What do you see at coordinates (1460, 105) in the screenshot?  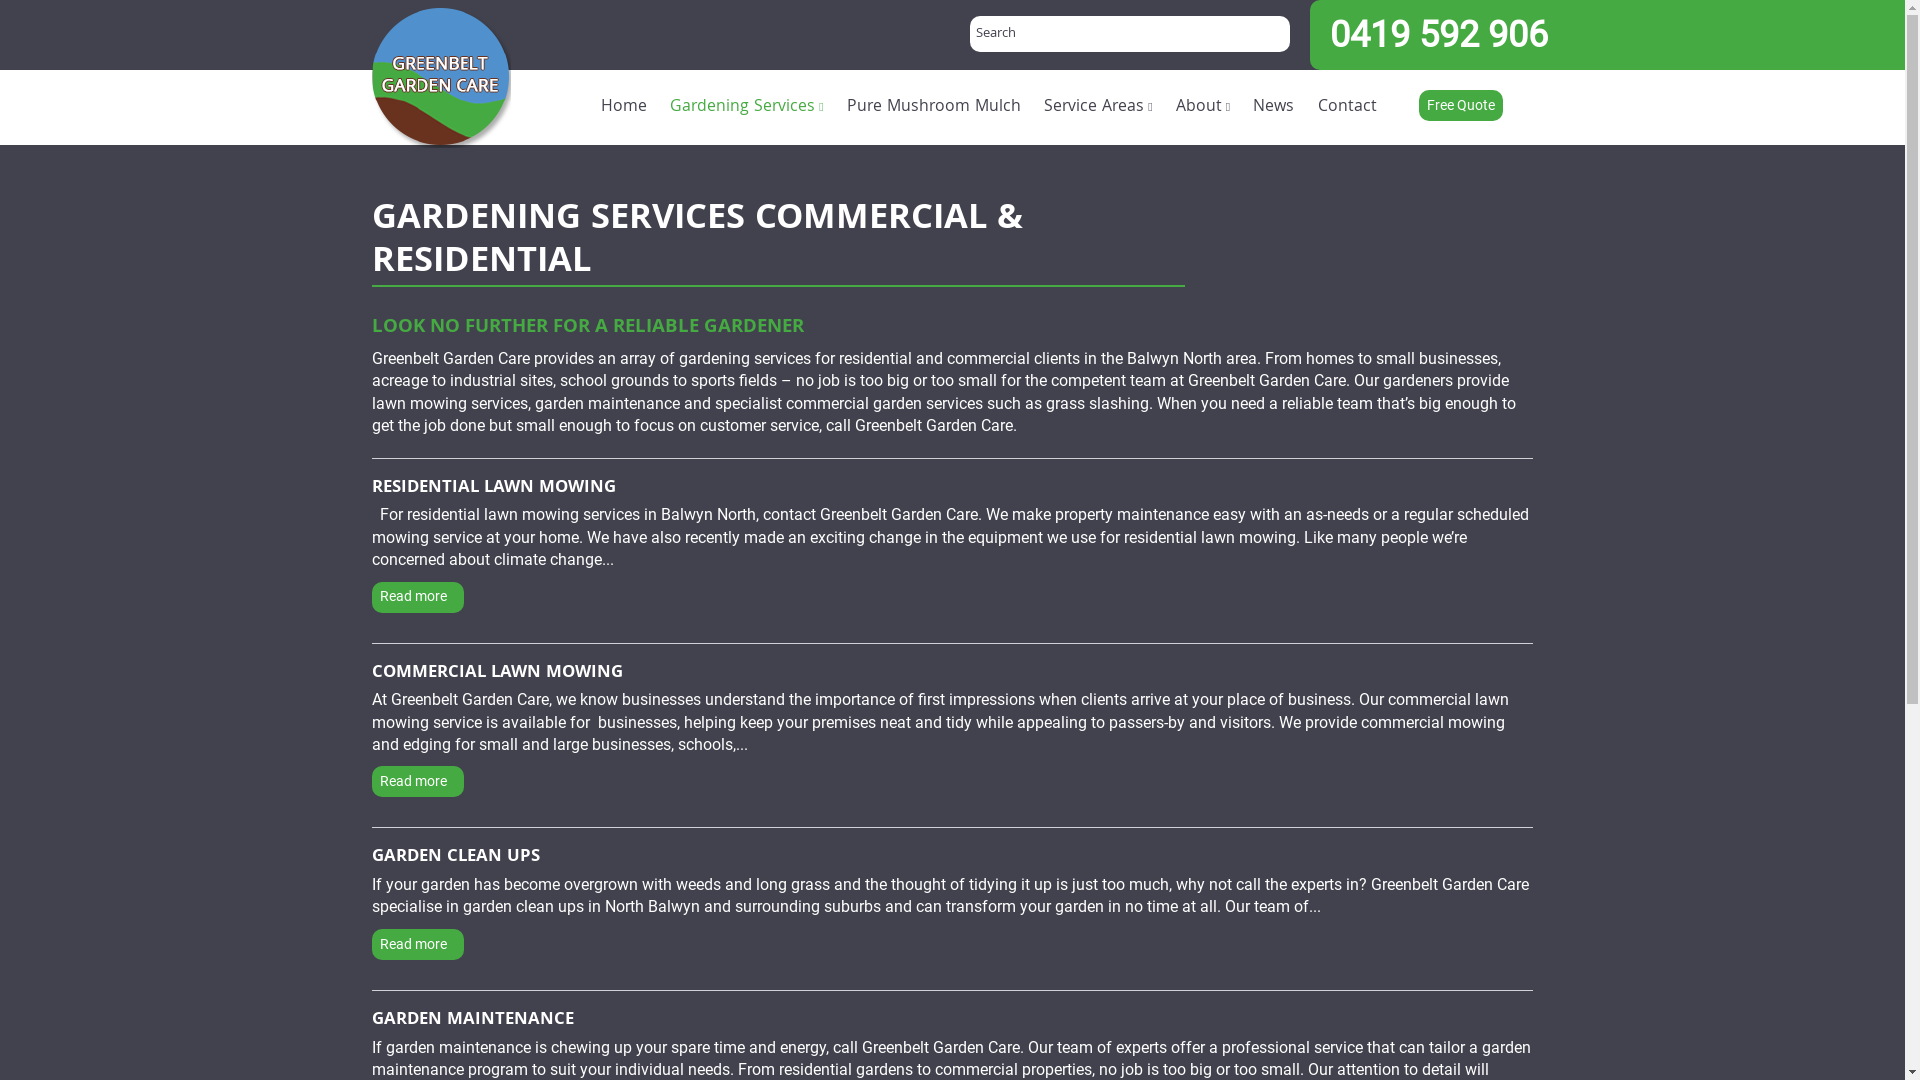 I see `'Free Quote'` at bounding box center [1460, 105].